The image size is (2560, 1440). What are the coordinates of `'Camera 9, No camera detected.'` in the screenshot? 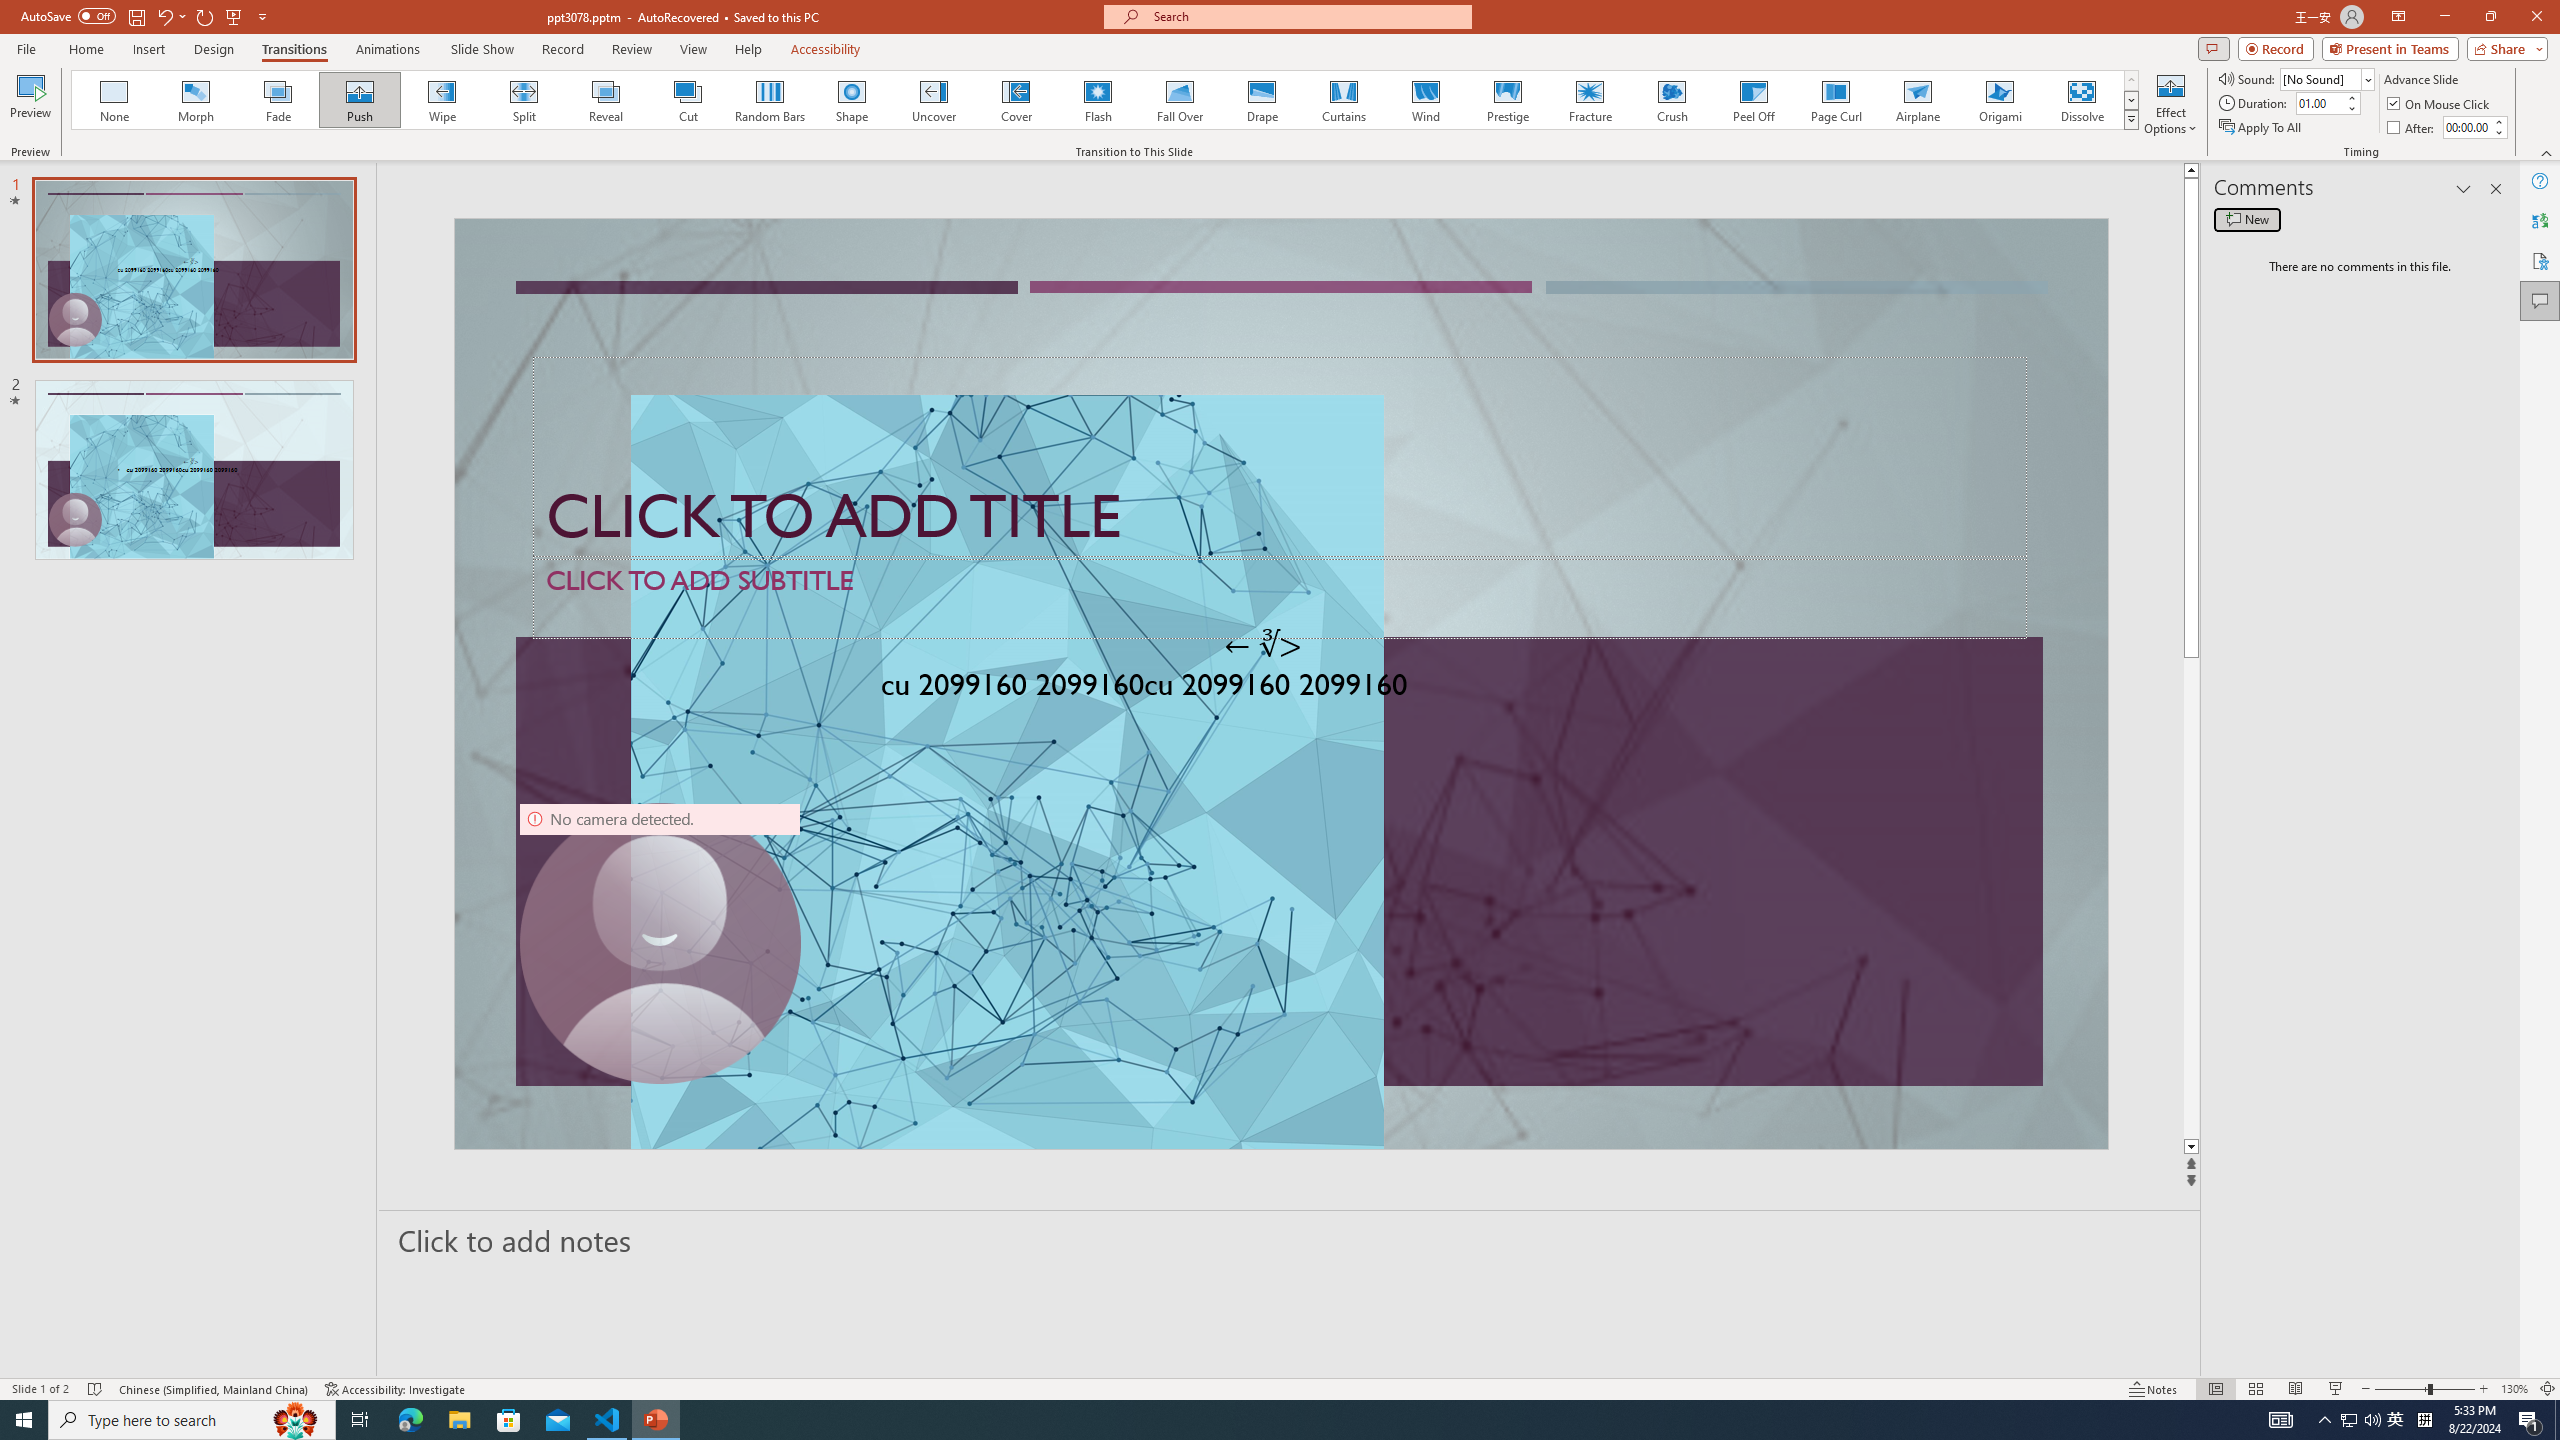 It's located at (659, 942).